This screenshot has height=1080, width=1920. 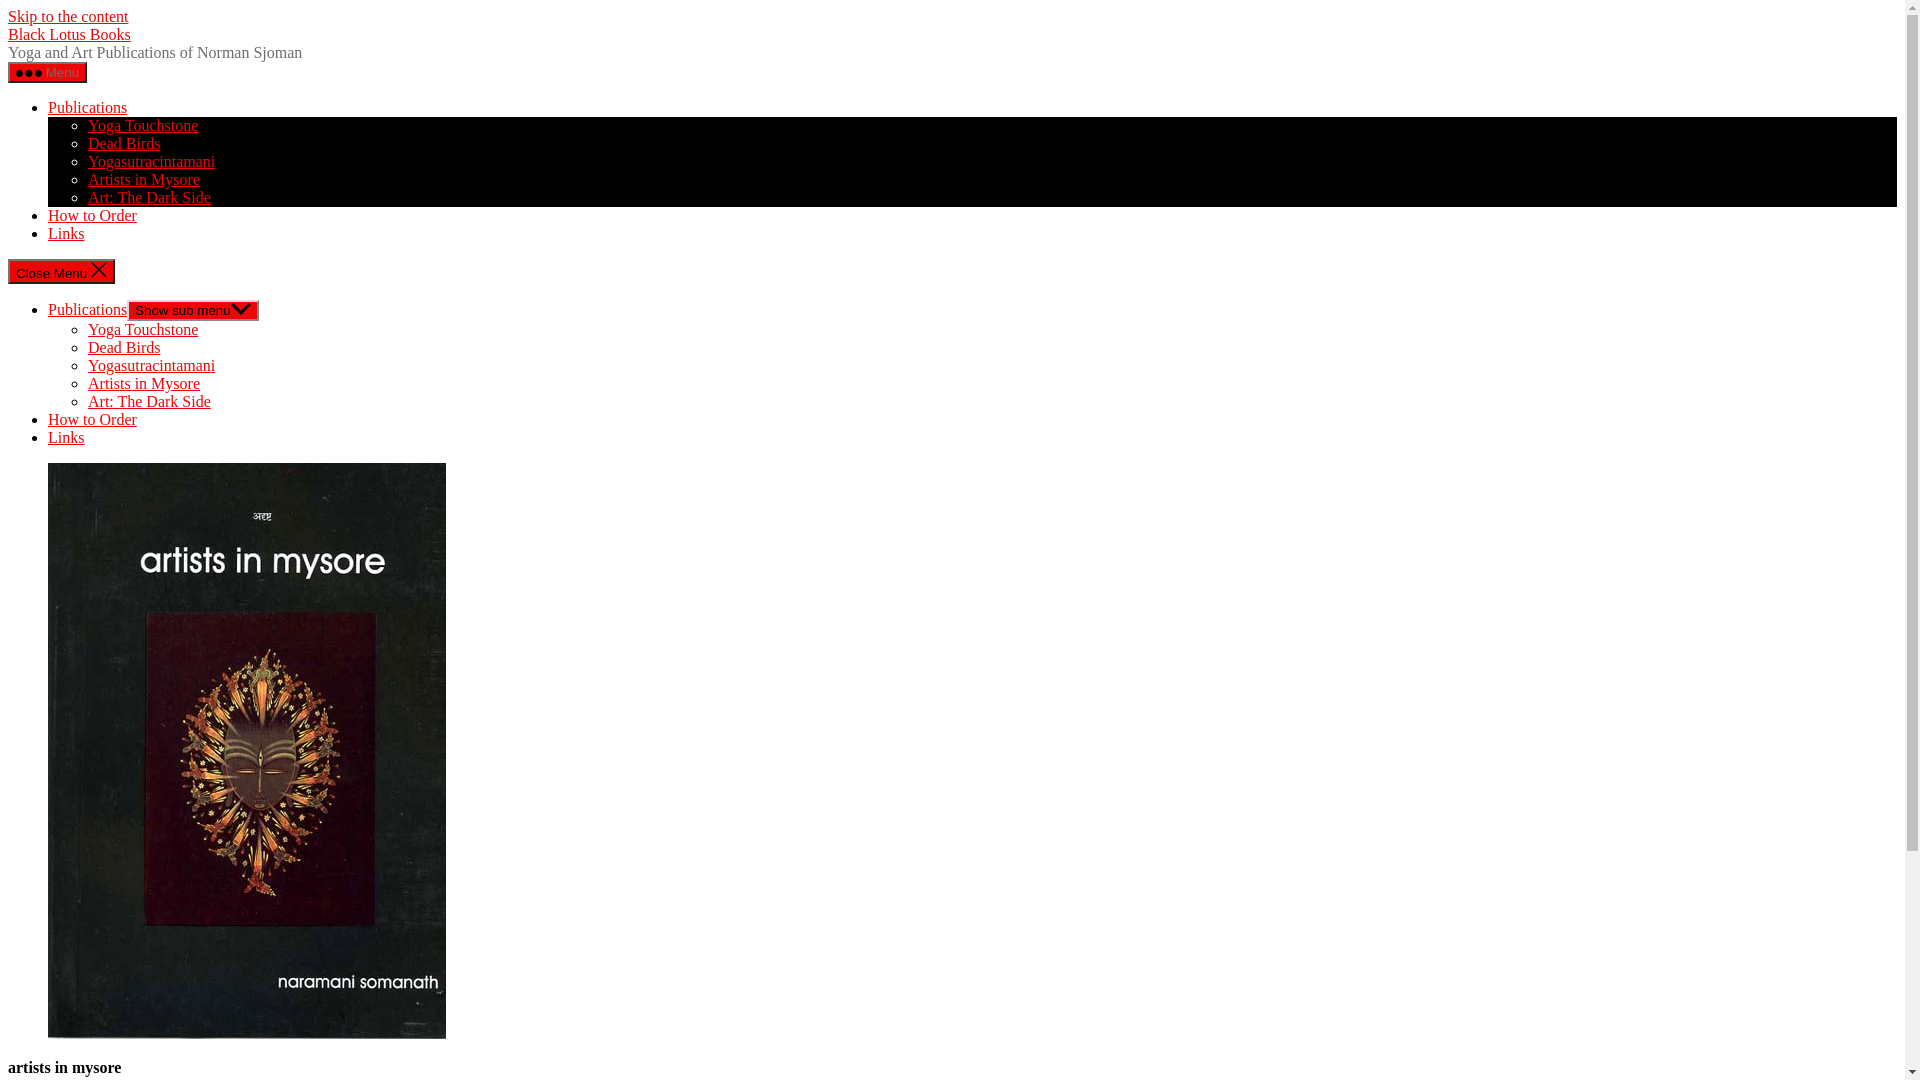 I want to click on 'Show sub menu', so click(x=192, y=310).